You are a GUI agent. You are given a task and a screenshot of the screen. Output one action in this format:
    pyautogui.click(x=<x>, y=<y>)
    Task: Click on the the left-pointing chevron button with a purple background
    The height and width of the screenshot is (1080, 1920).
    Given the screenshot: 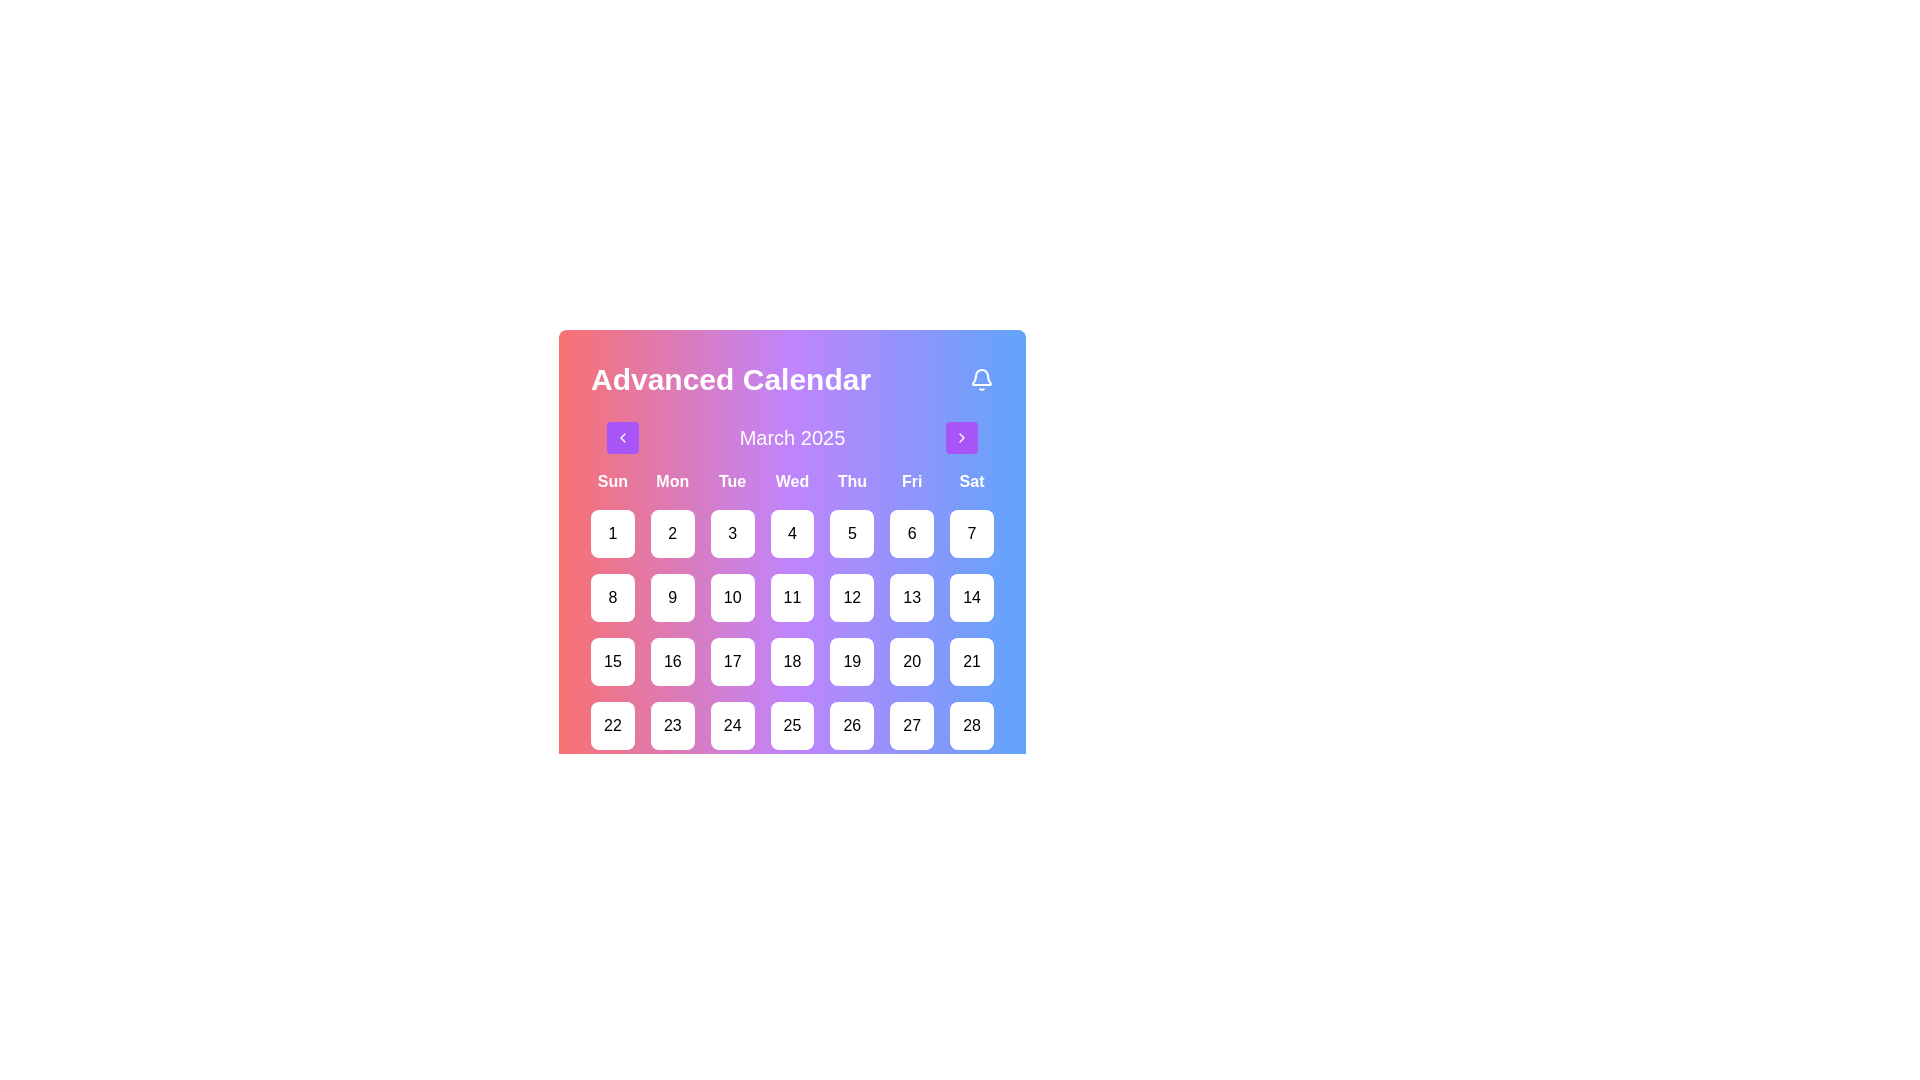 What is the action you would take?
    pyautogui.click(x=622, y=437)
    